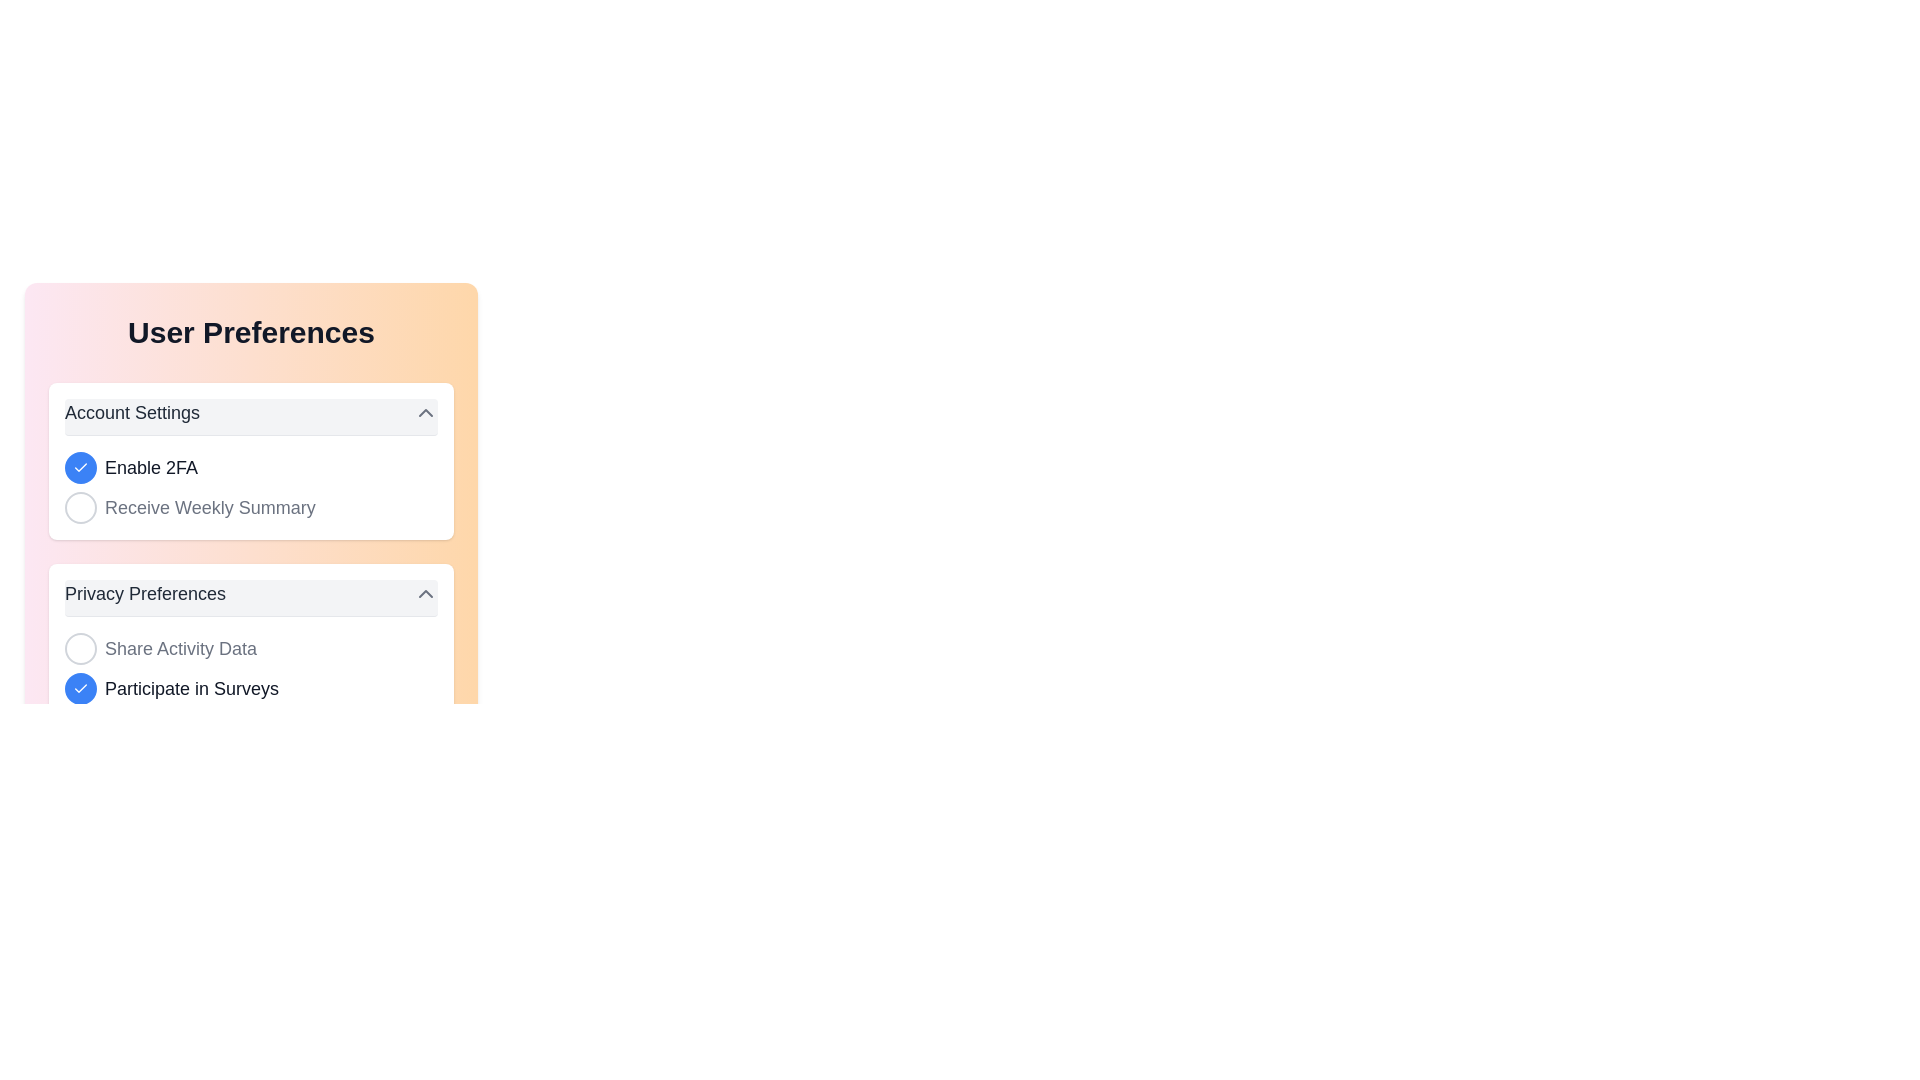 The width and height of the screenshot is (1920, 1080). Describe the element at coordinates (80, 688) in the screenshot. I see `the checked state icon inside the blue circular button next to the 'Participate in Surveys' label in the 'Privacy Preferences' section` at that location.